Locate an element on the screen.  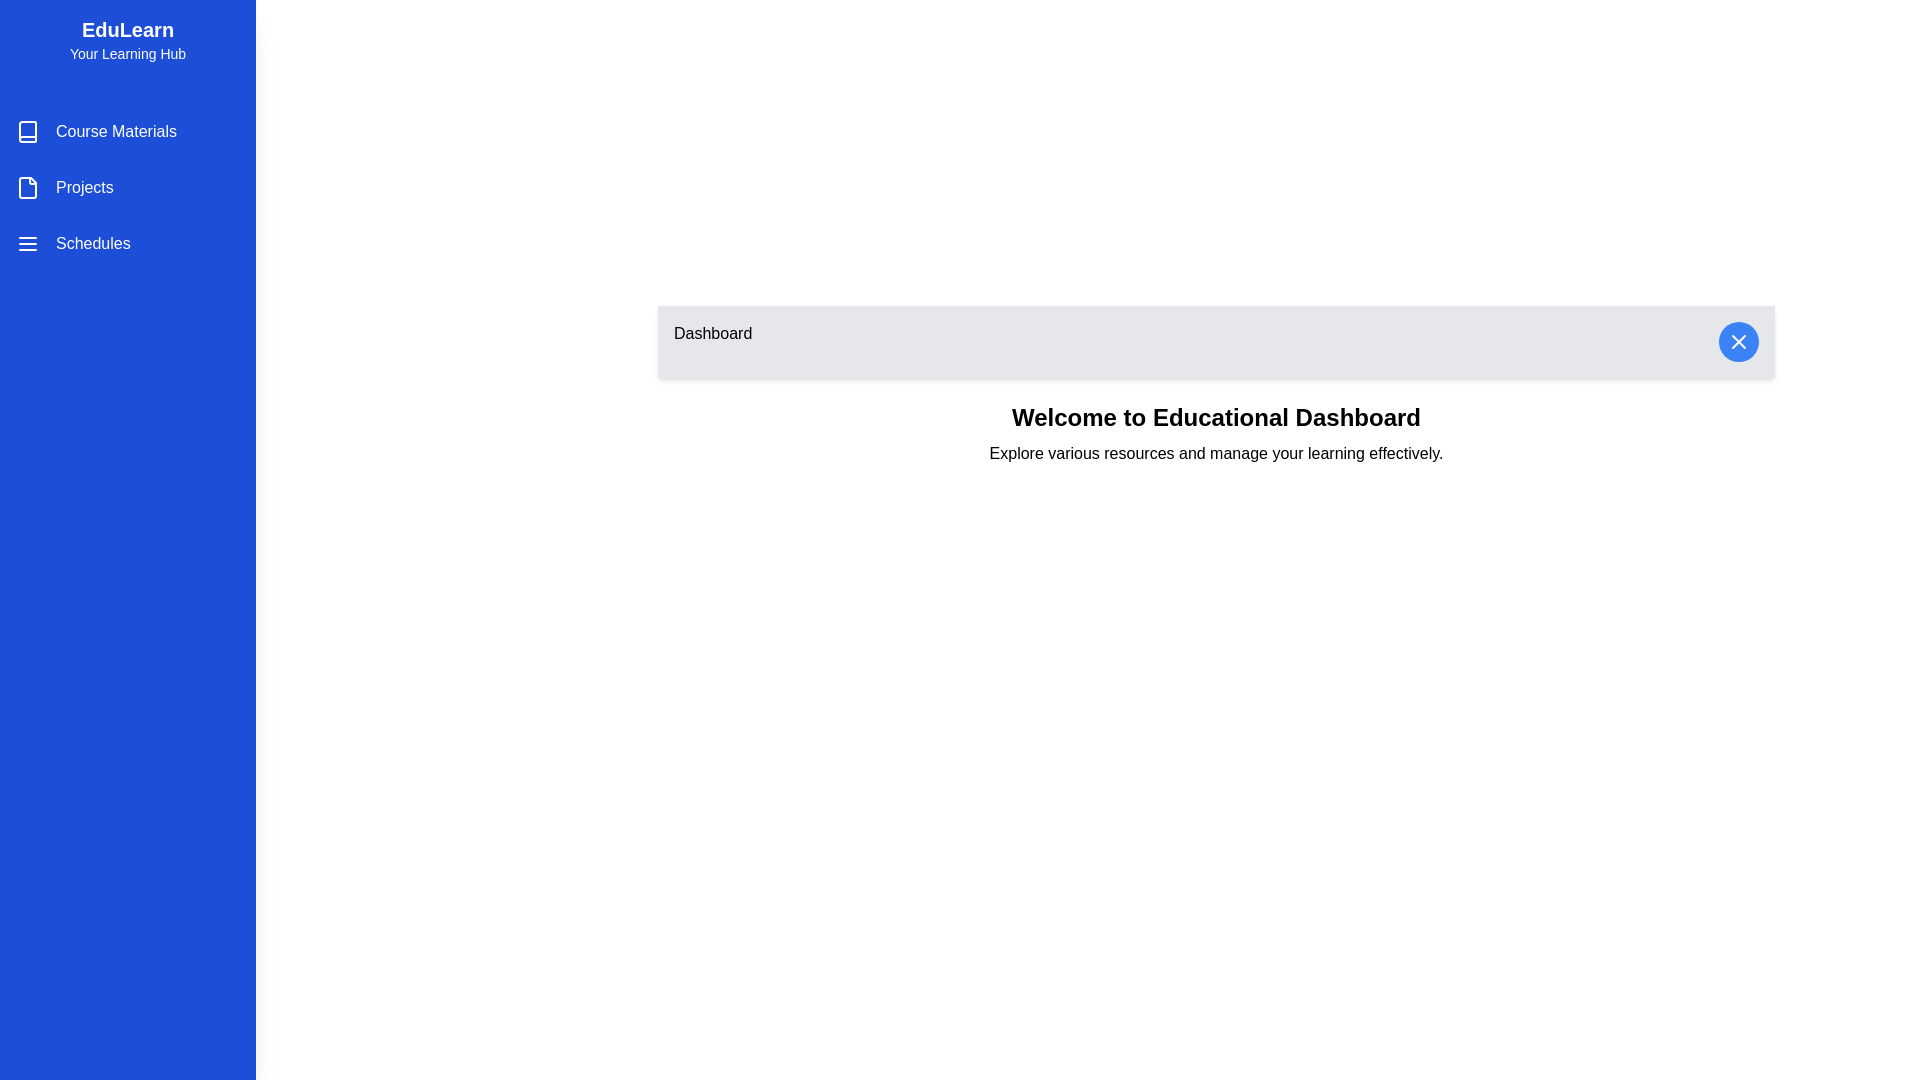
text description located under the headline 'Welcome to Educational Dashboard', which is centered within a gray-highlighted section is located at coordinates (1215, 454).